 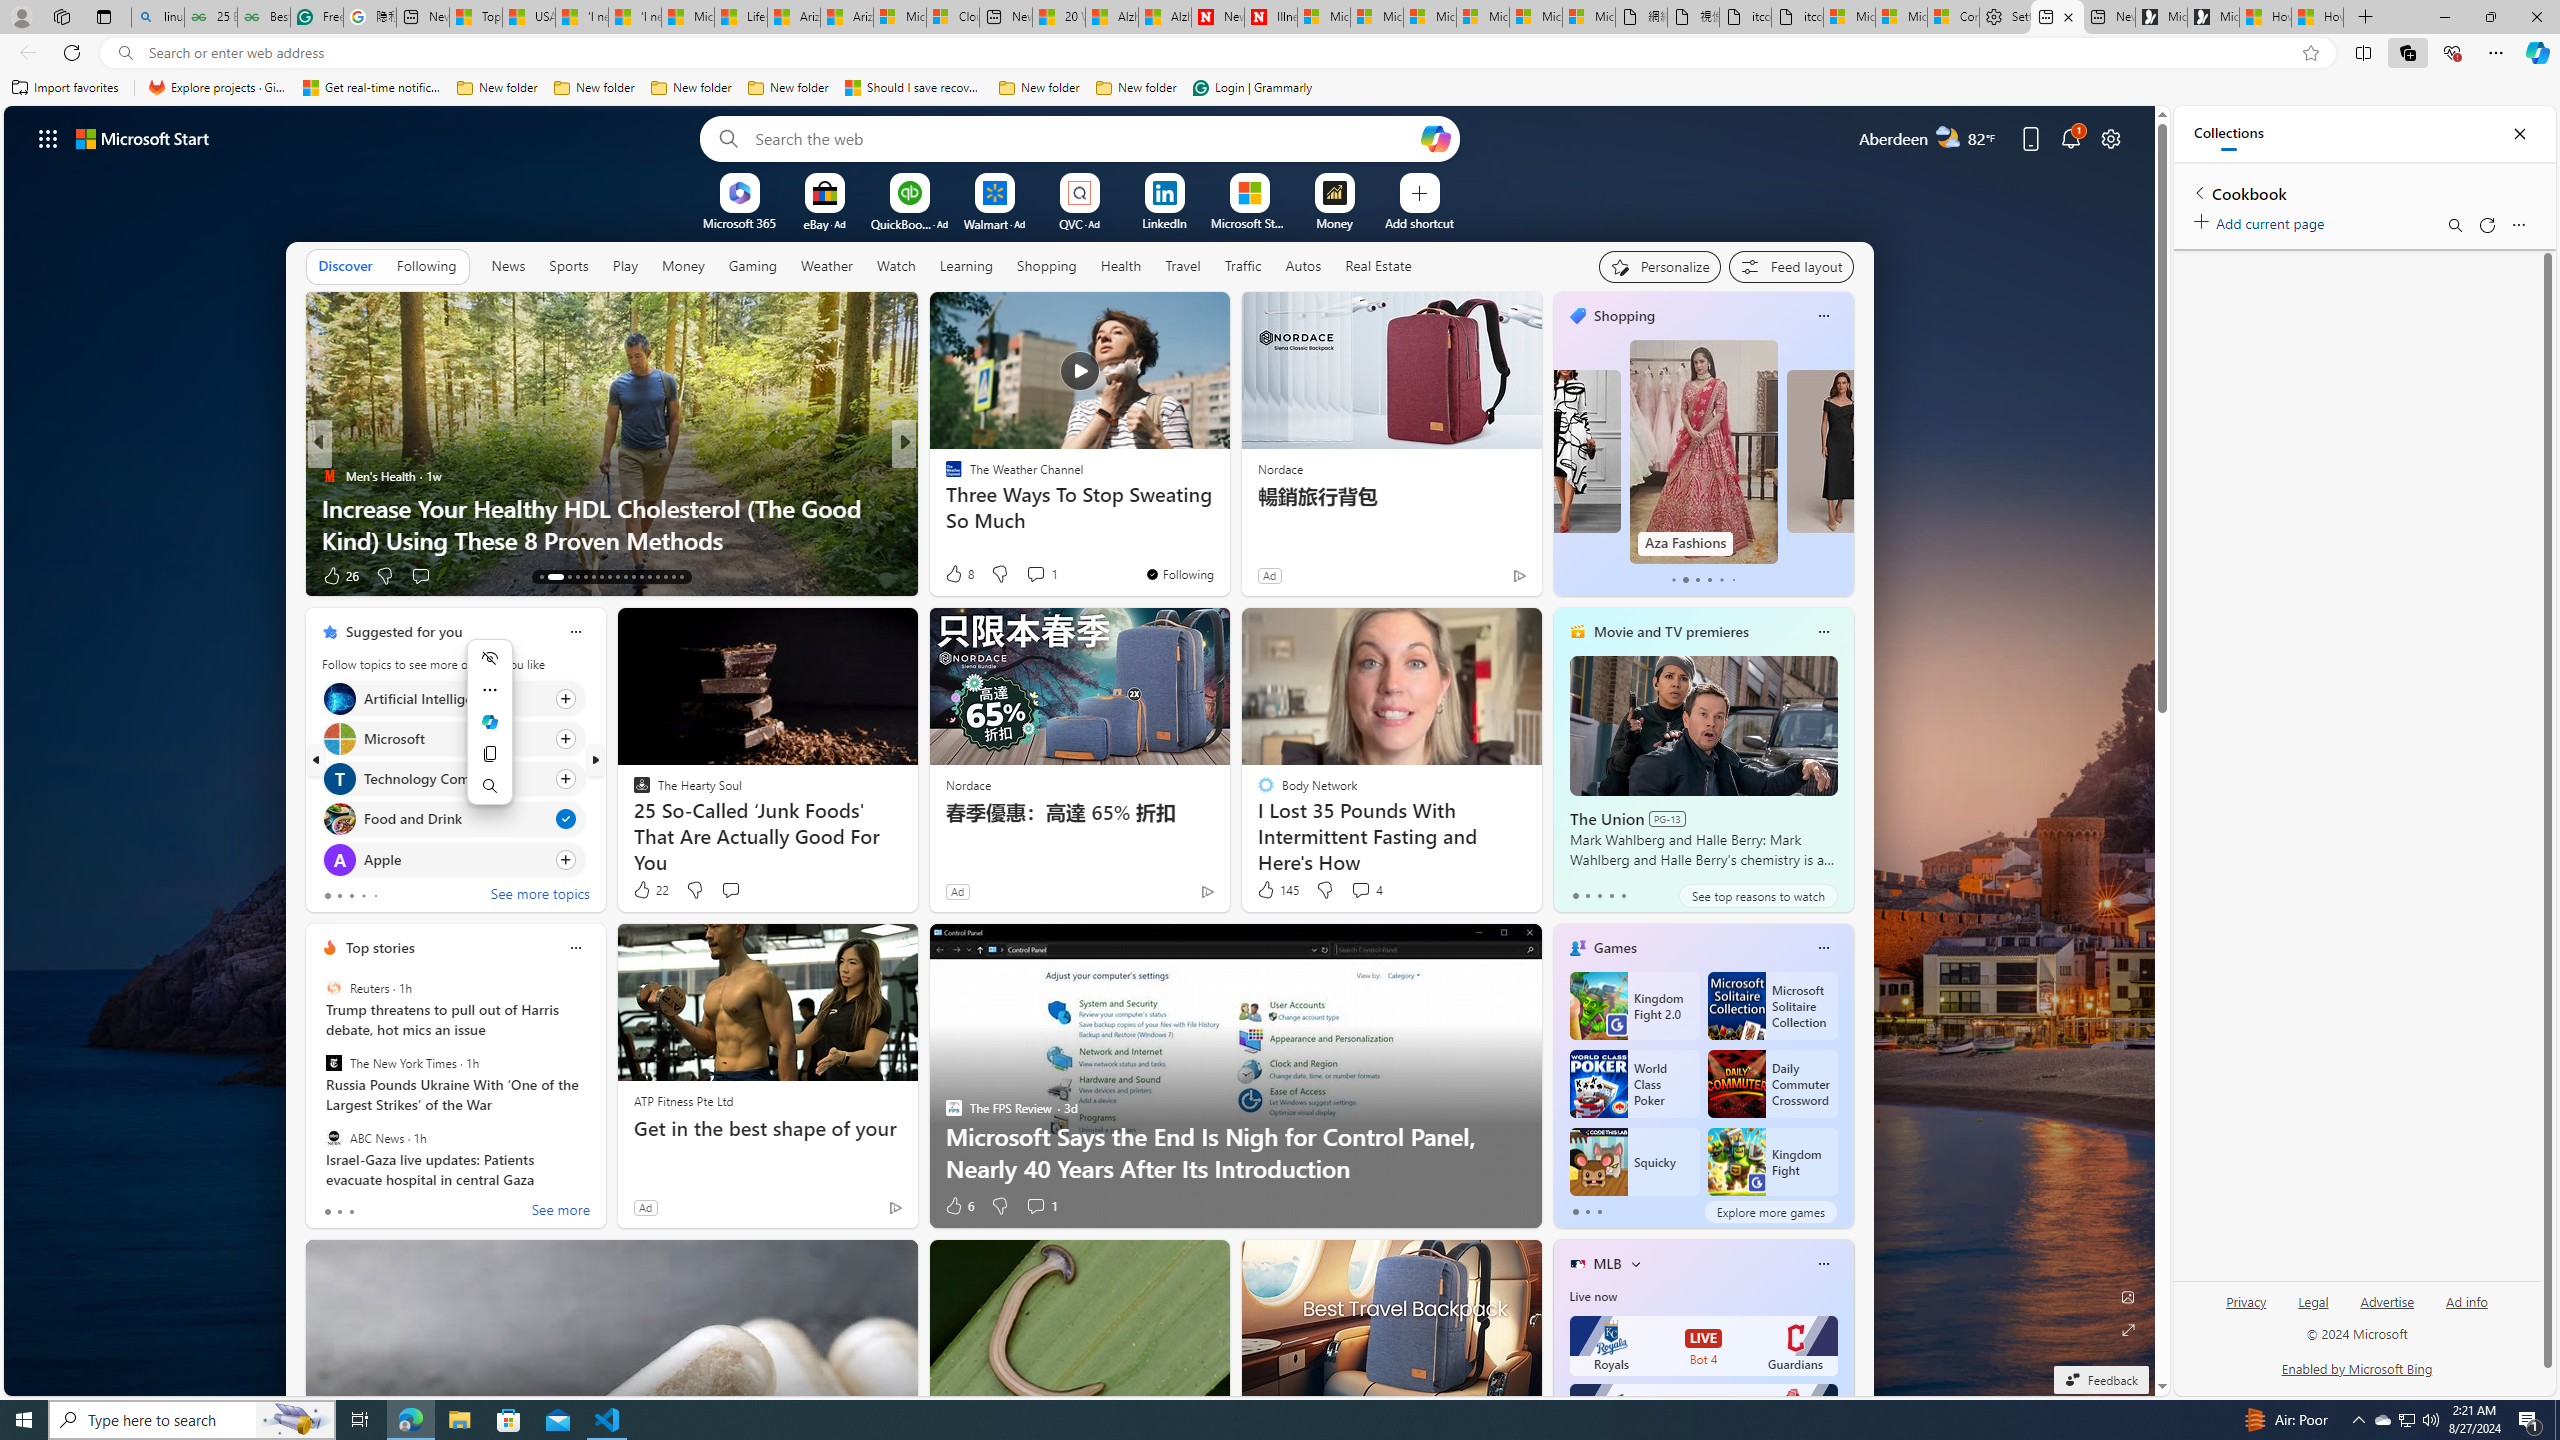 What do you see at coordinates (65, 87) in the screenshot?
I see `'Import favorites'` at bounding box center [65, 87].